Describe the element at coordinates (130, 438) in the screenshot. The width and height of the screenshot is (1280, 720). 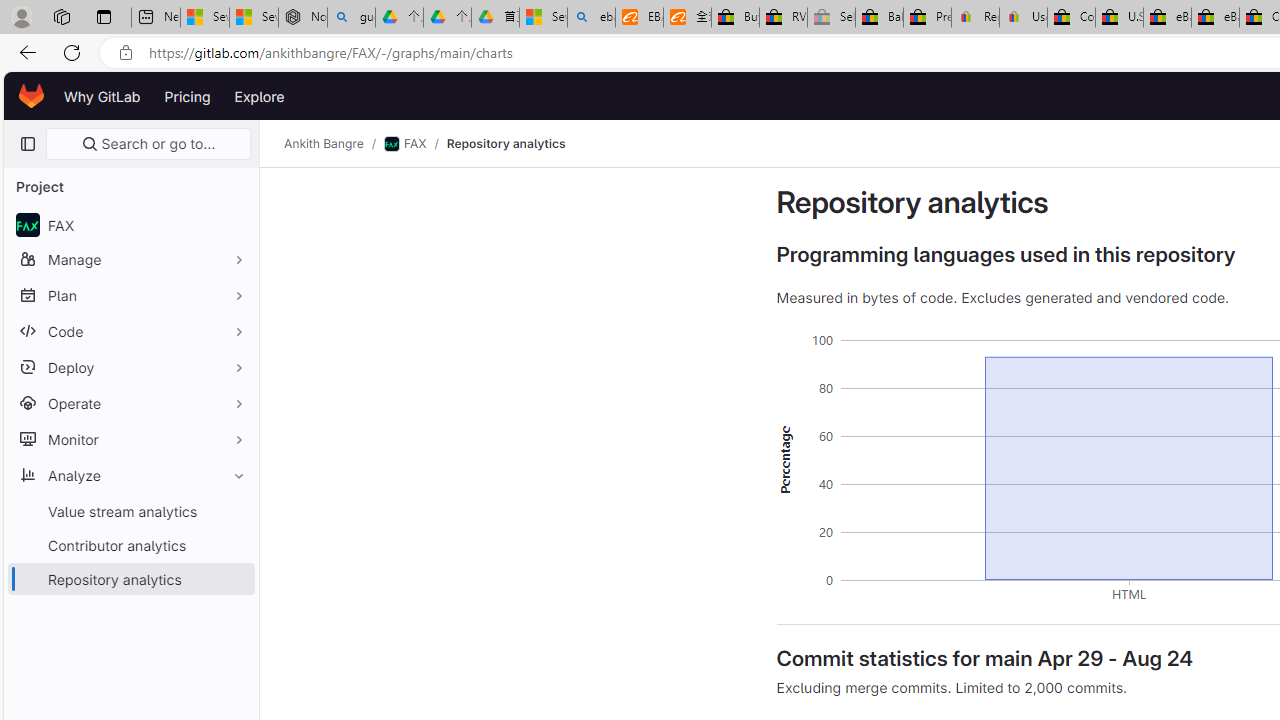
I see `'Monitor'` at that location.